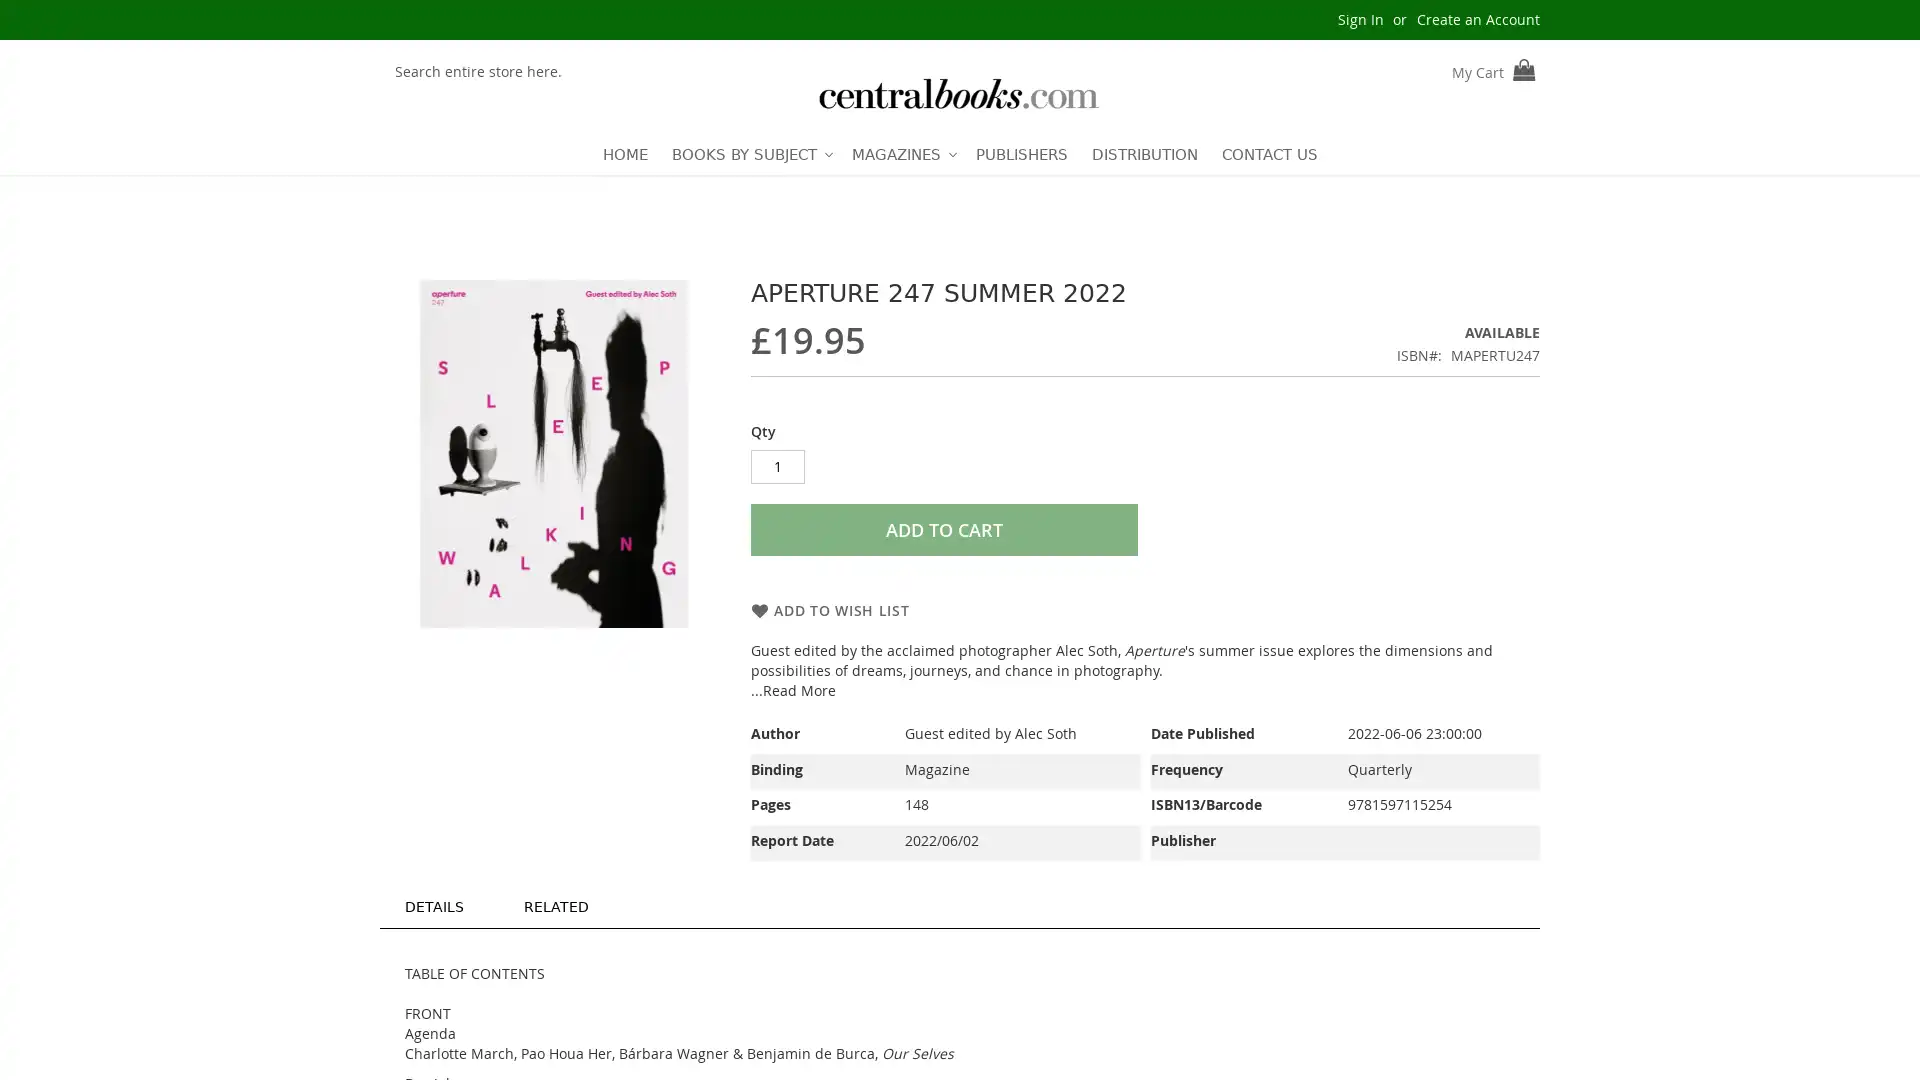  I want to click on Aperture 247 Summer 2022, so click(694, 684).